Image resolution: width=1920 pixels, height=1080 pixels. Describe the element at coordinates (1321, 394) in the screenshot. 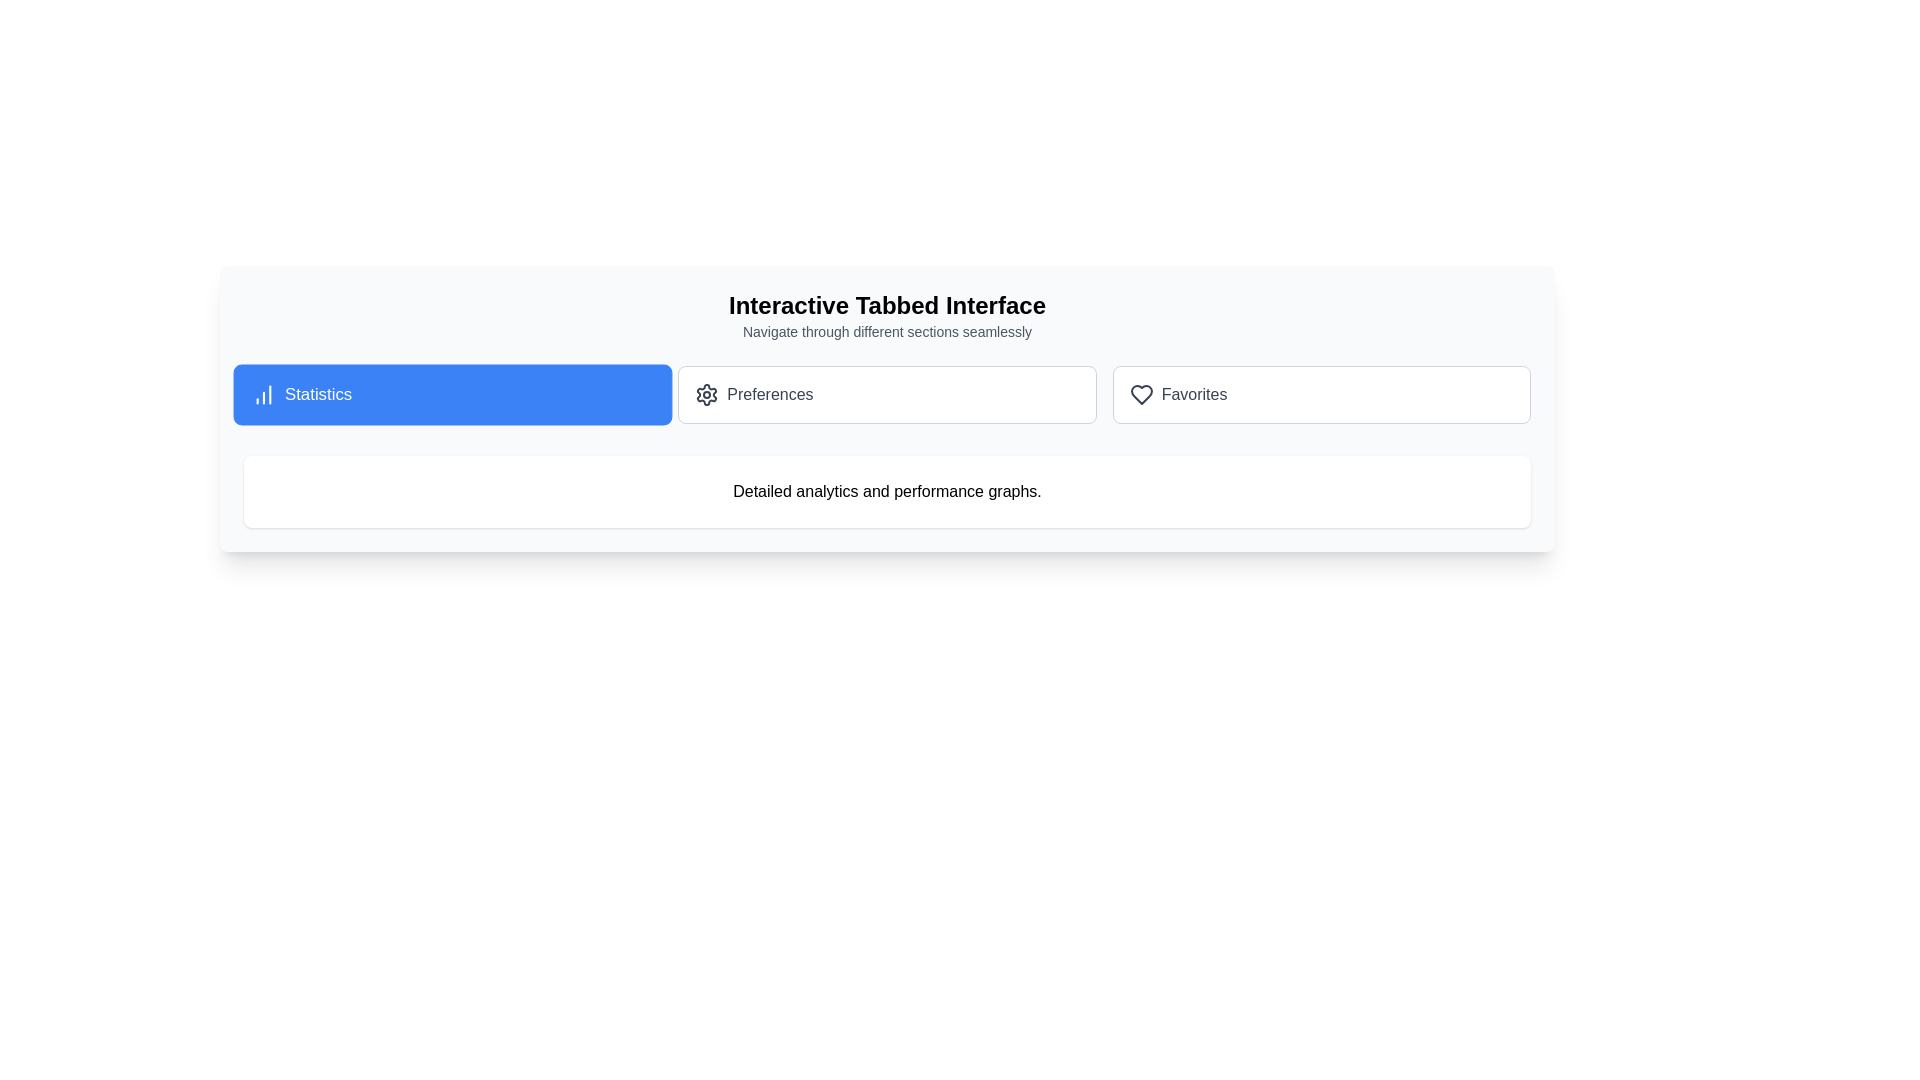

I see `the tab labeled Favorites to navigate to its content` at that location.